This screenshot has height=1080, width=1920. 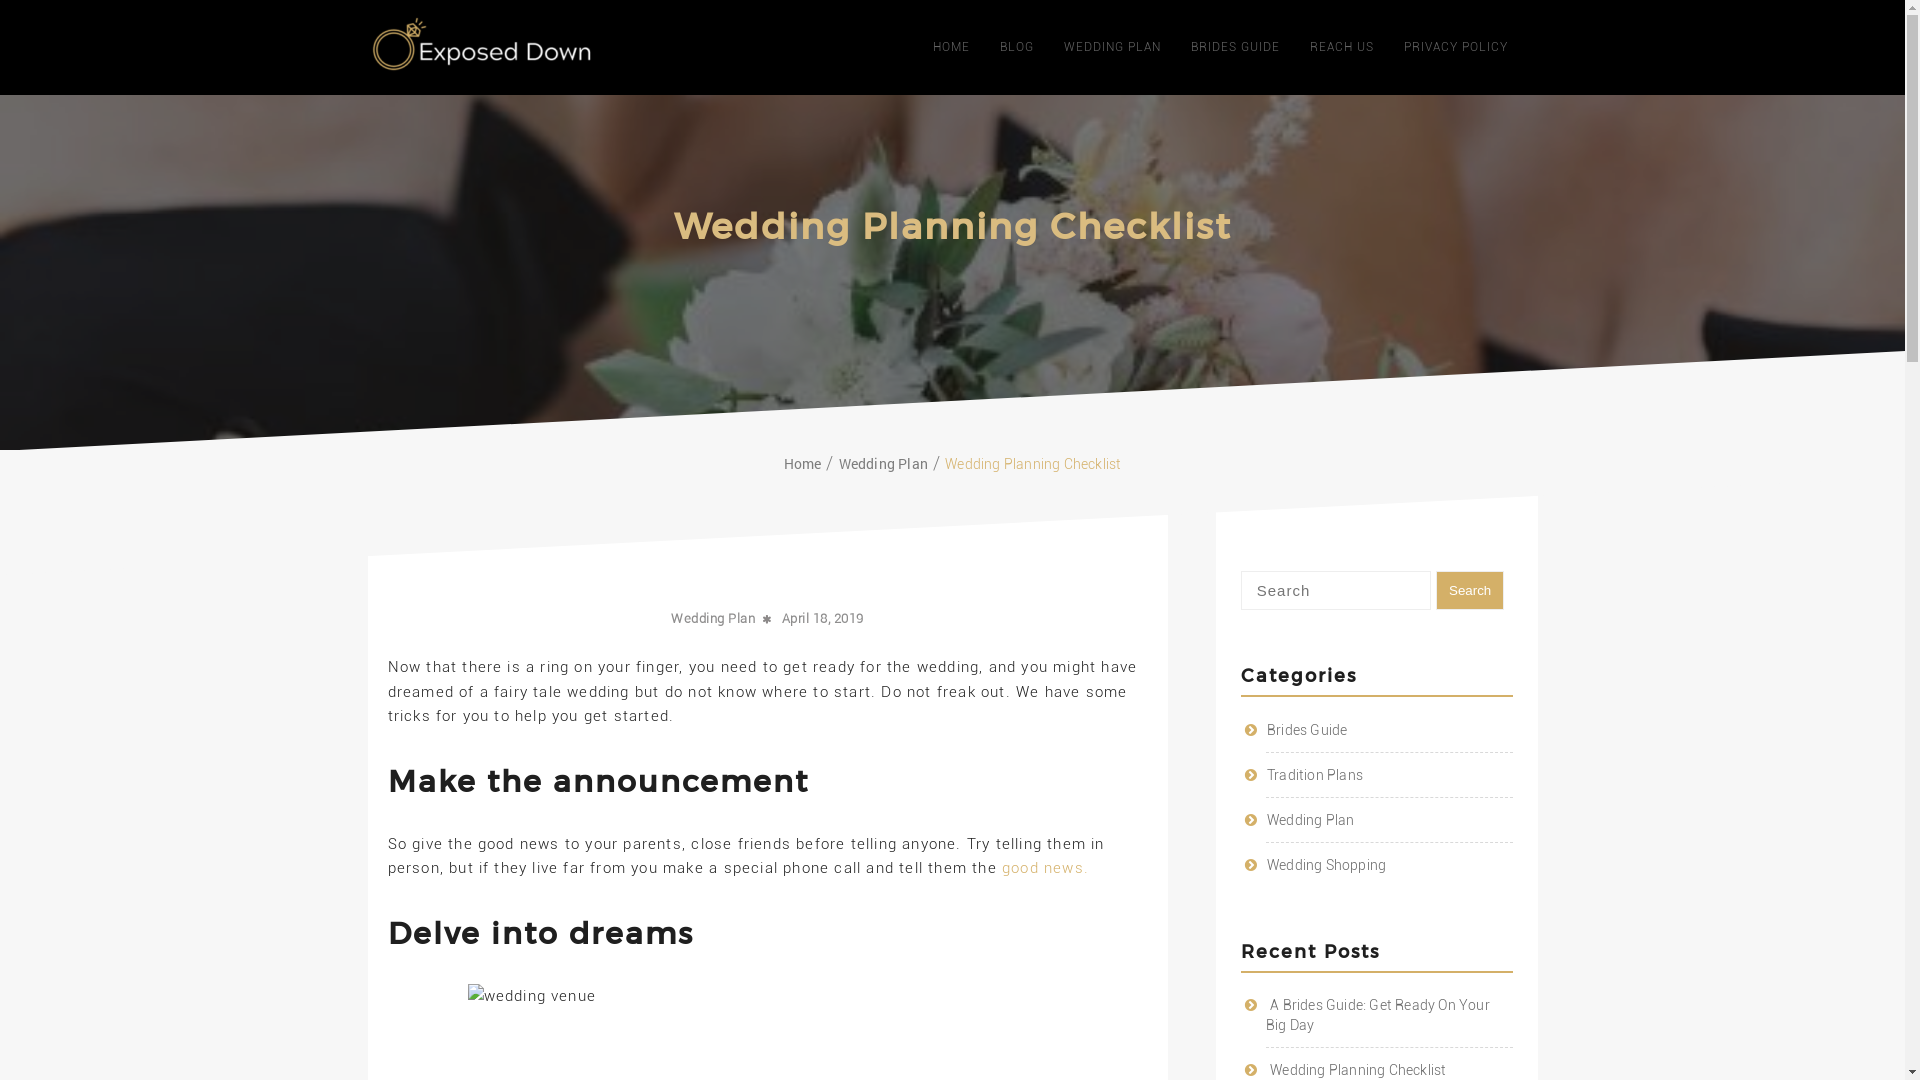 I want to click on 'HOME', so click(x=949, y=45).